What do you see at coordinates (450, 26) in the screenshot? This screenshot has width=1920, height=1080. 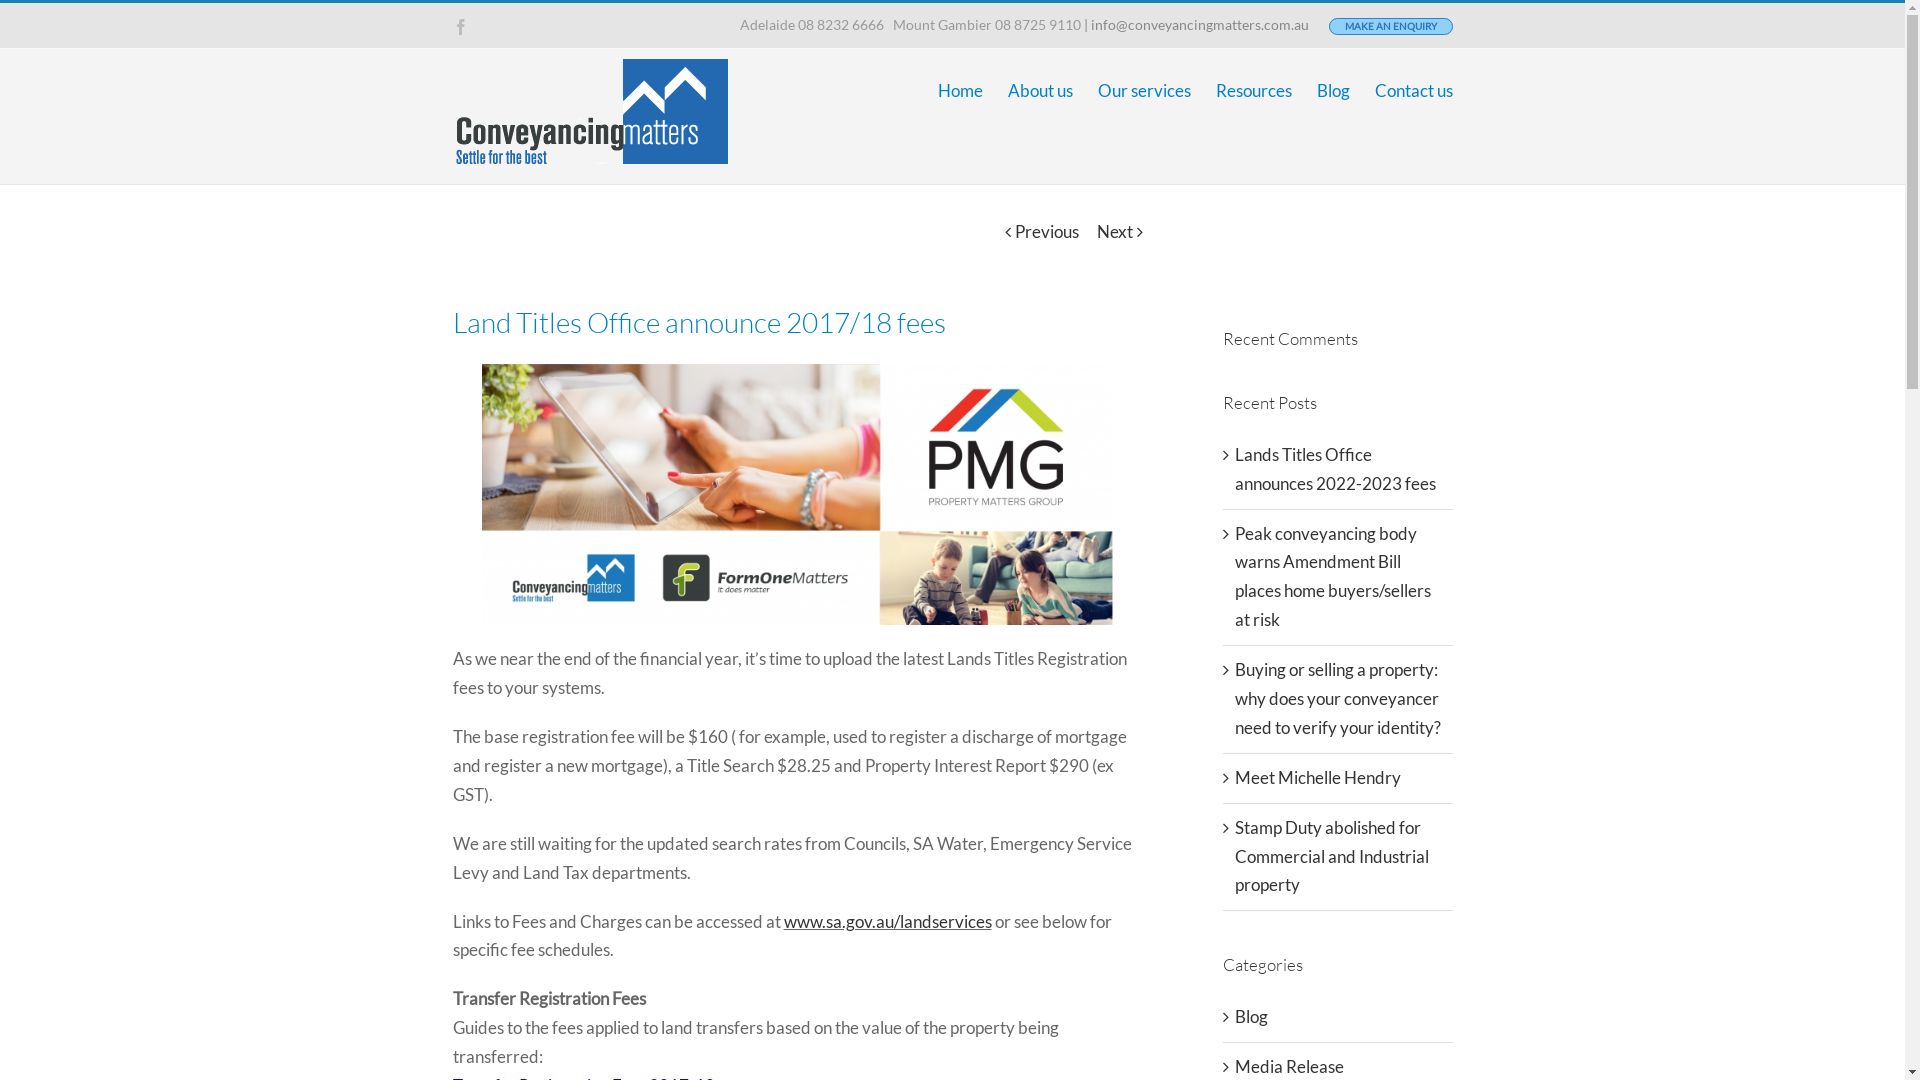 I see `'Facebook'` at bounding box center [450, 26].